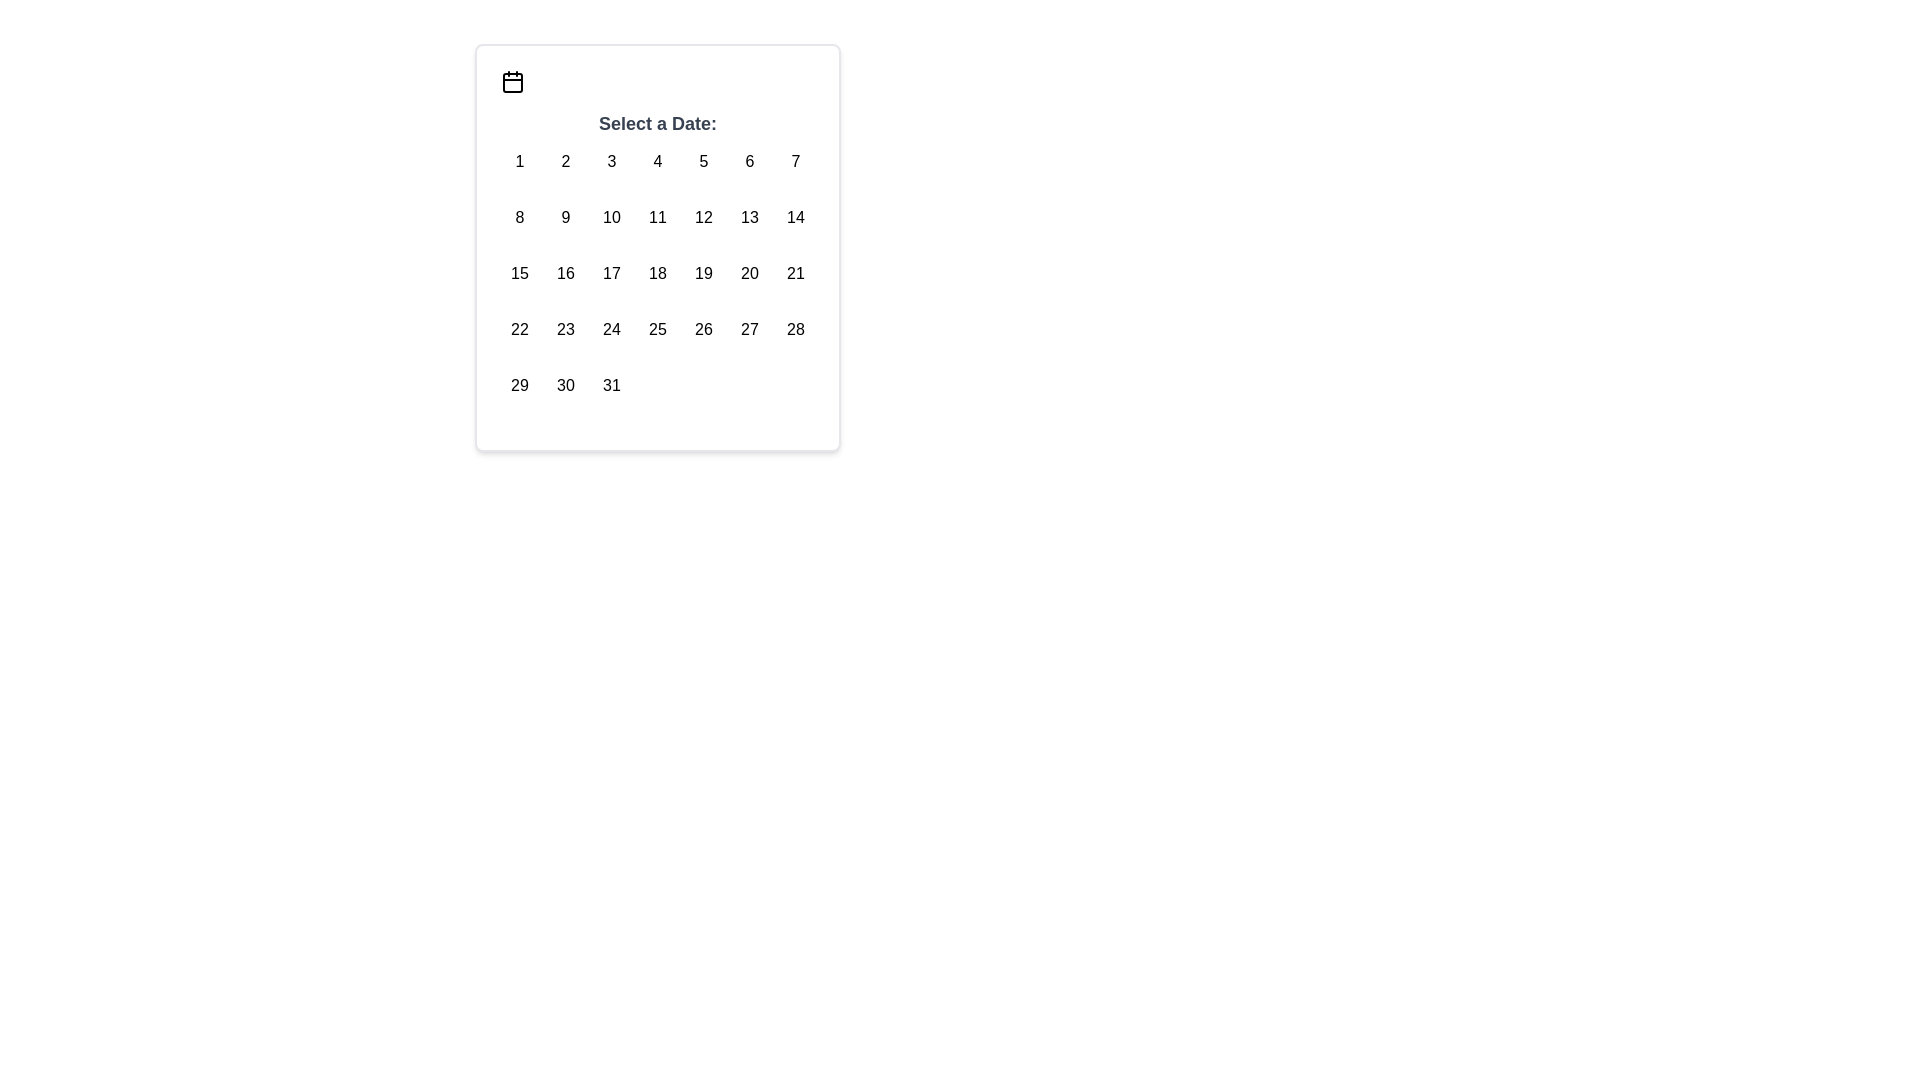  Describe the element at coordinates (519, 161) in the screenshot. I see `the circular button labeled '1'` at that location.